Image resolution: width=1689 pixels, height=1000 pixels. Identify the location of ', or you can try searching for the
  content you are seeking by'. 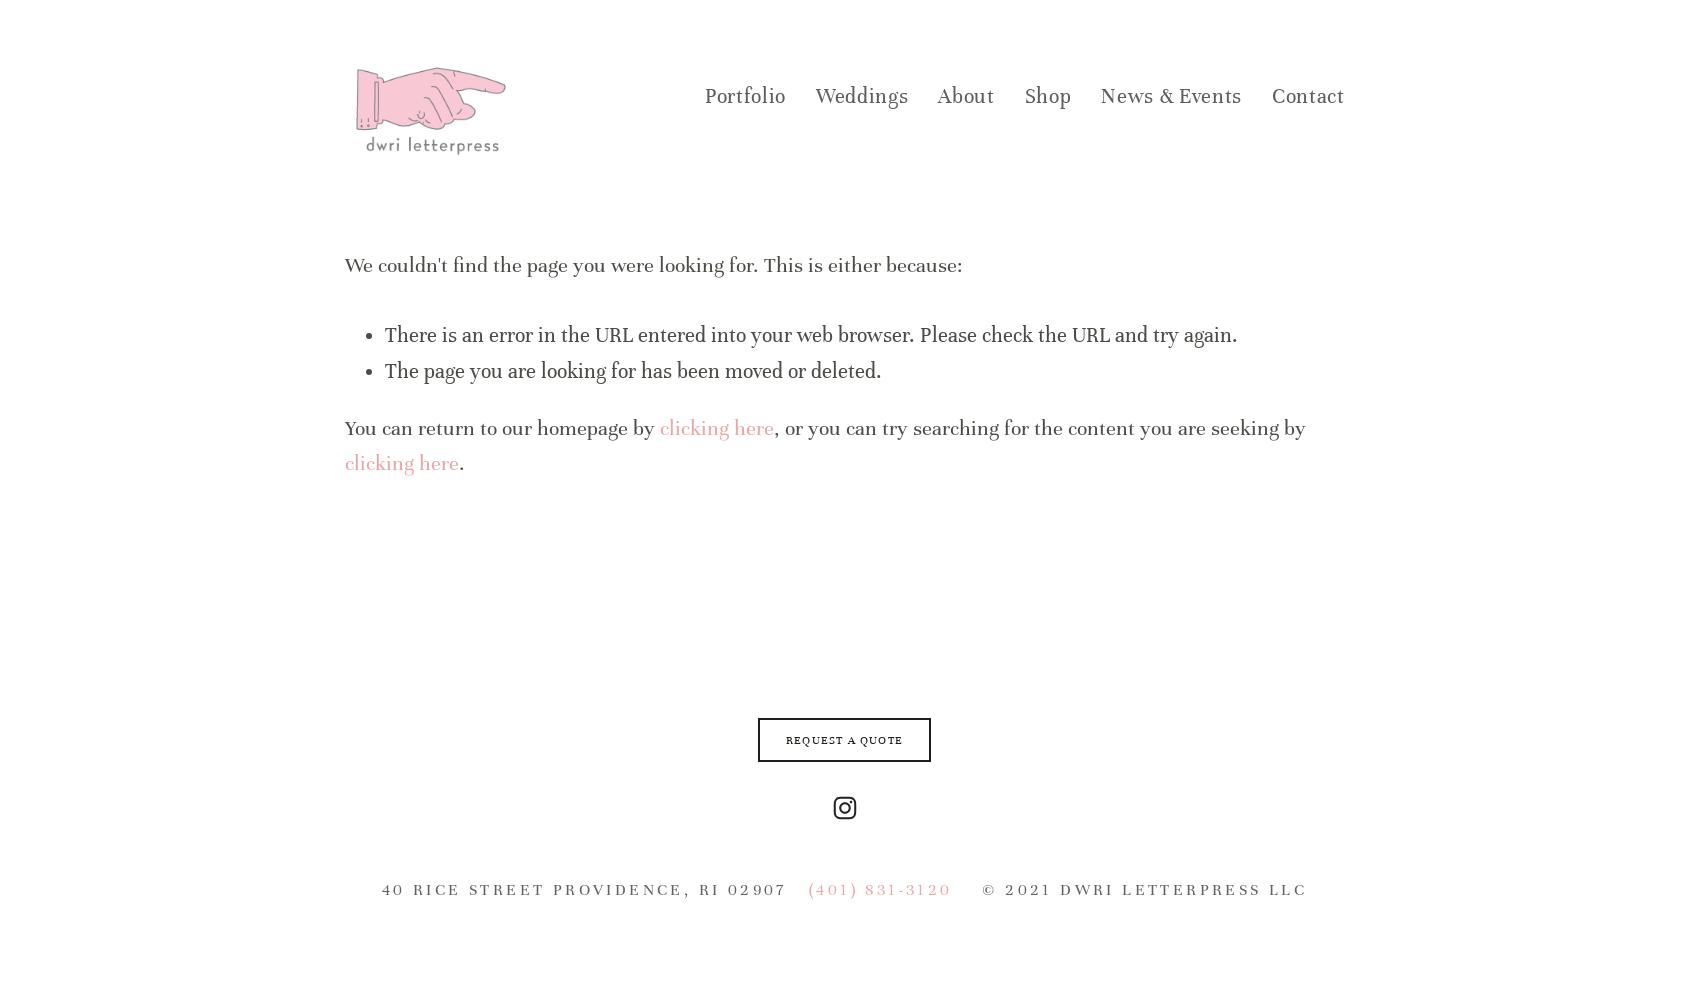
(1039, 427).